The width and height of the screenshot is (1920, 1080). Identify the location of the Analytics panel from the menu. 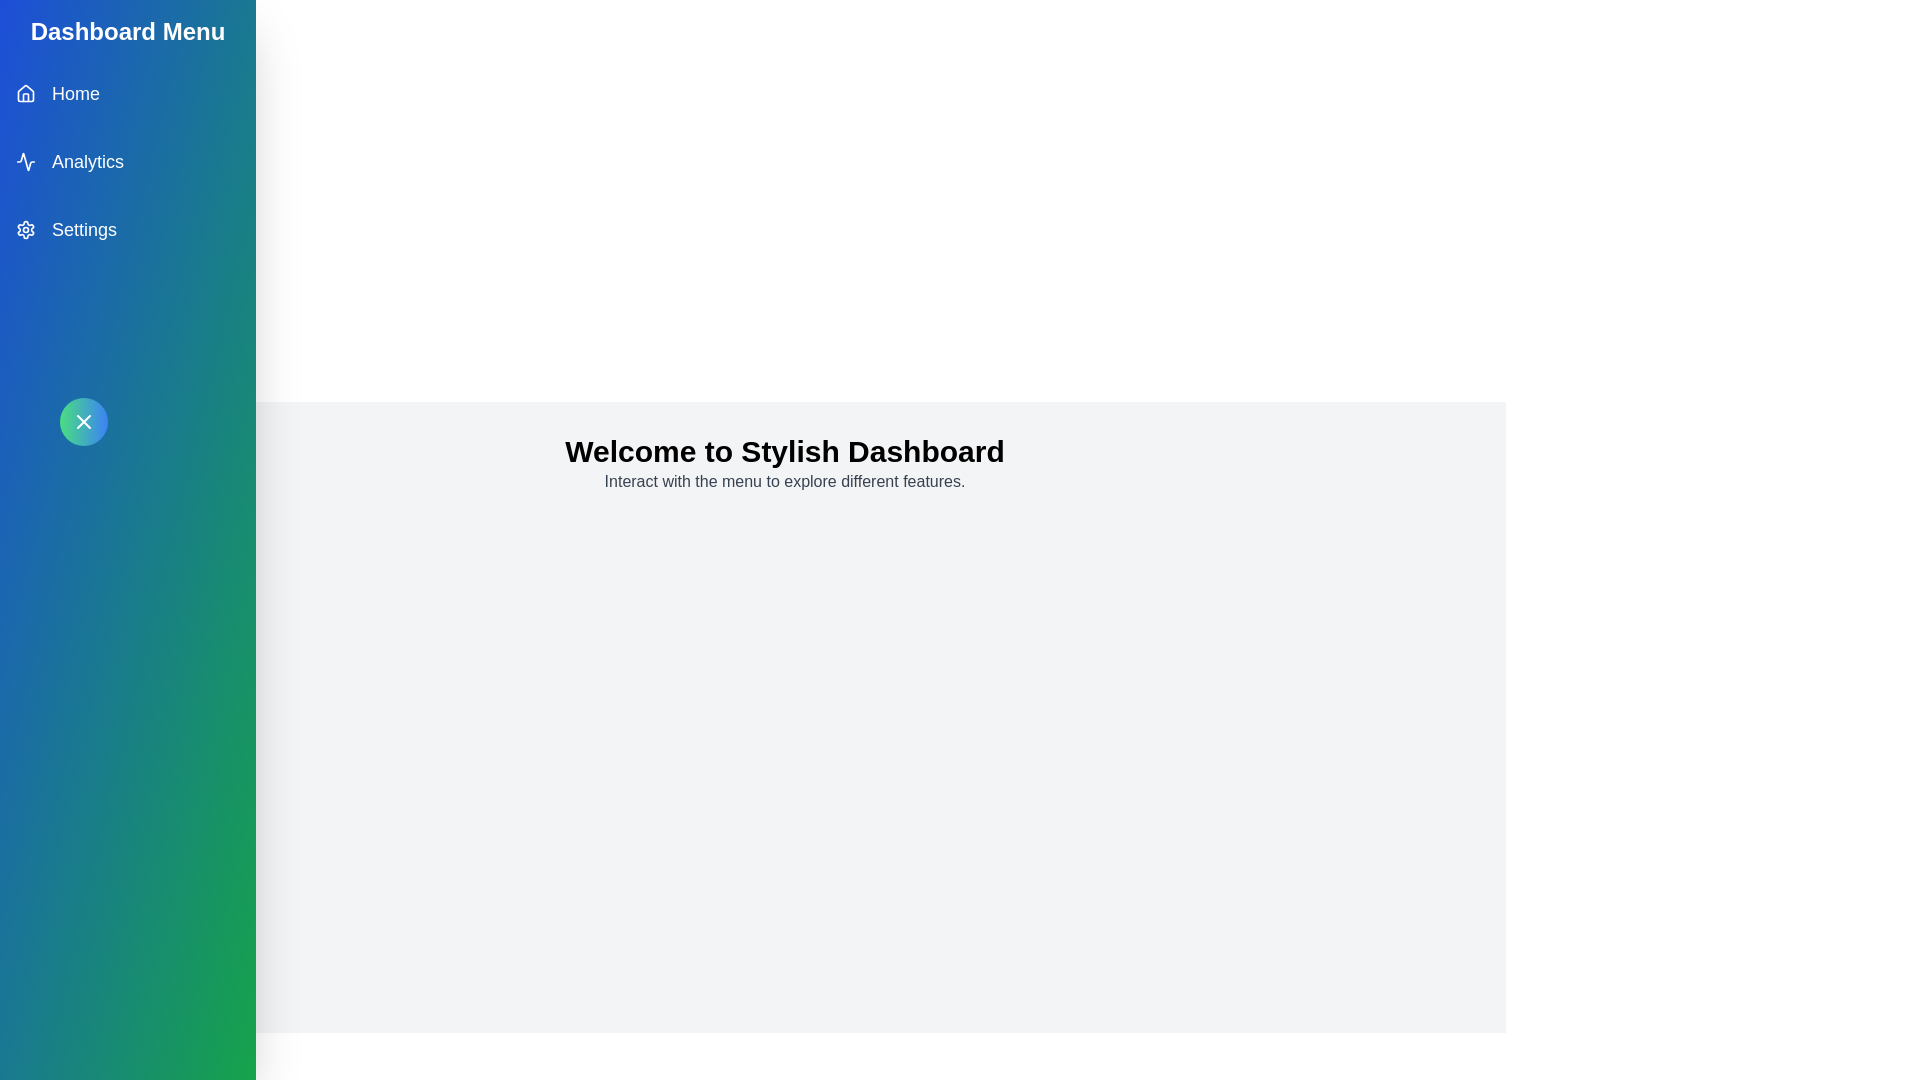
(127, 161).